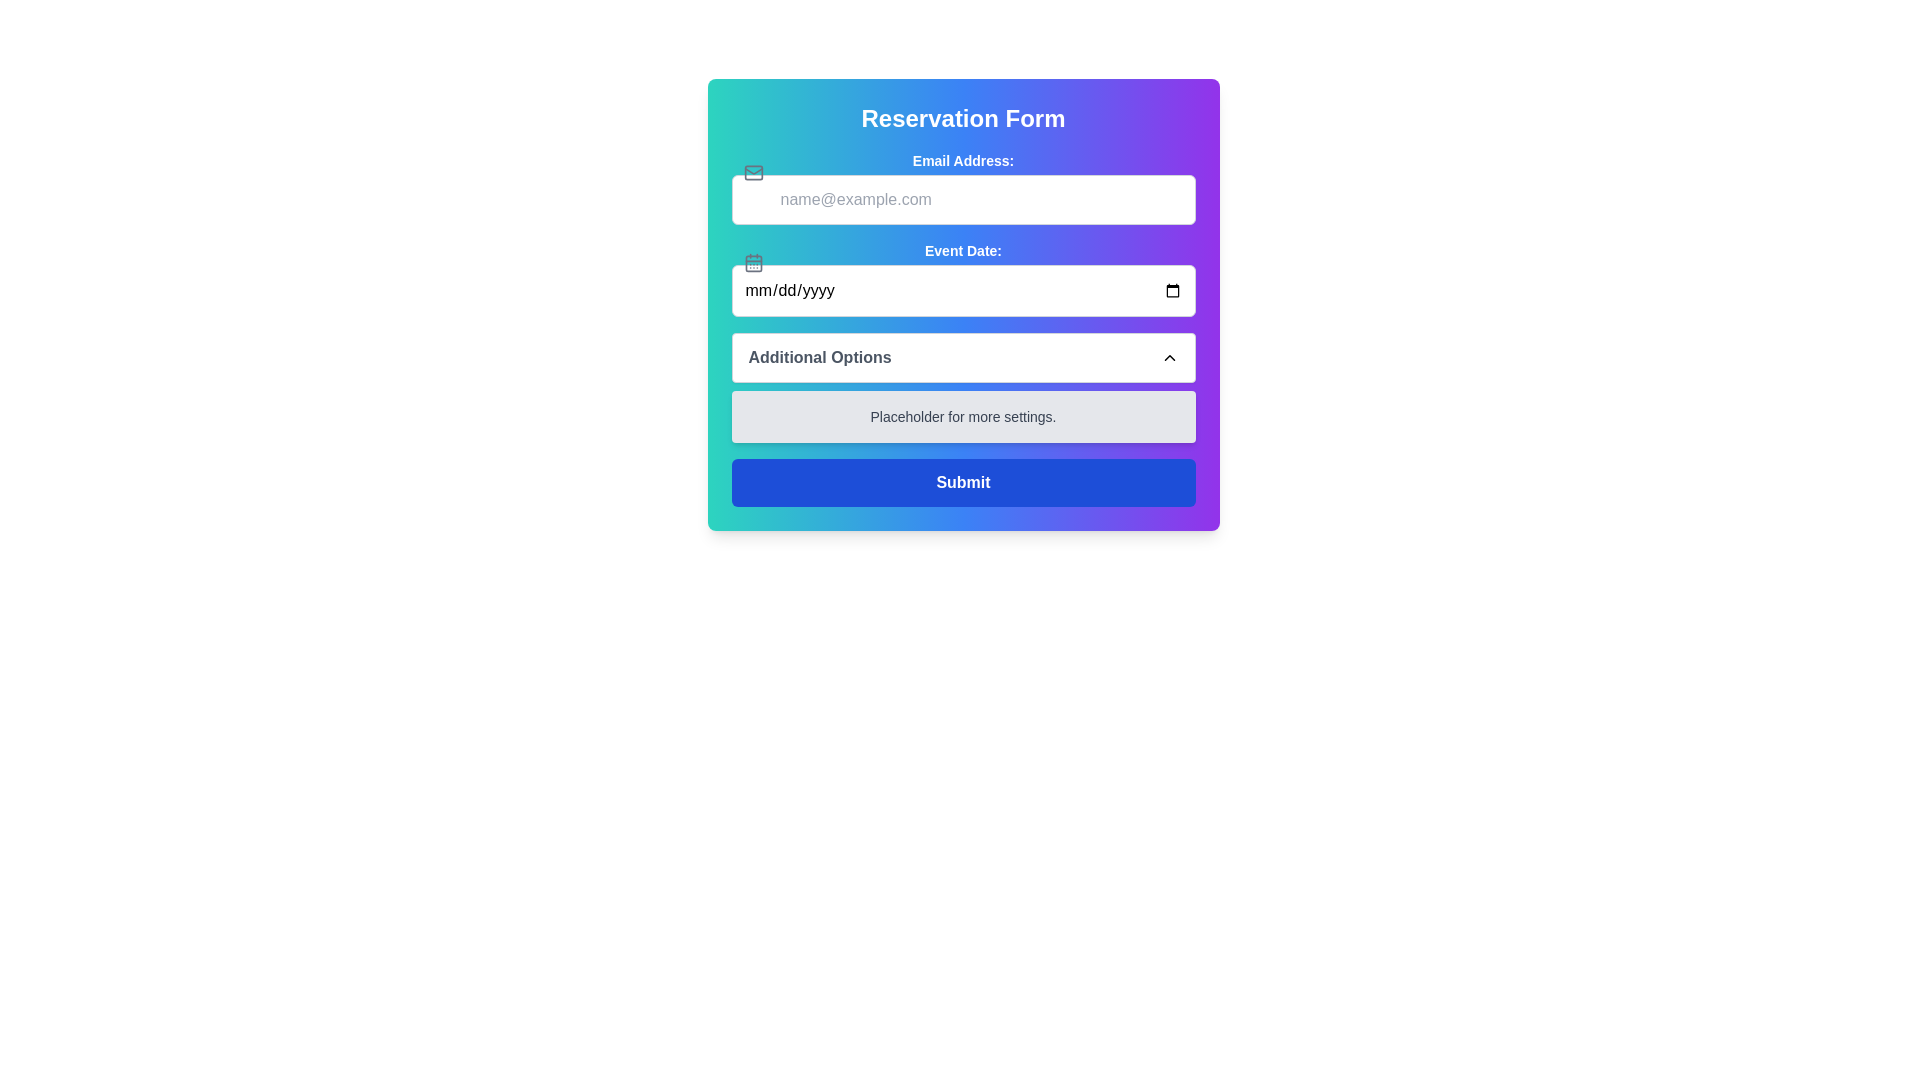  Describe the element at coordinates (963, 119) in the screenshot. I see `the bold white 'Reservation Form' header located at the top center of the form interface with a gradient background` at that location.